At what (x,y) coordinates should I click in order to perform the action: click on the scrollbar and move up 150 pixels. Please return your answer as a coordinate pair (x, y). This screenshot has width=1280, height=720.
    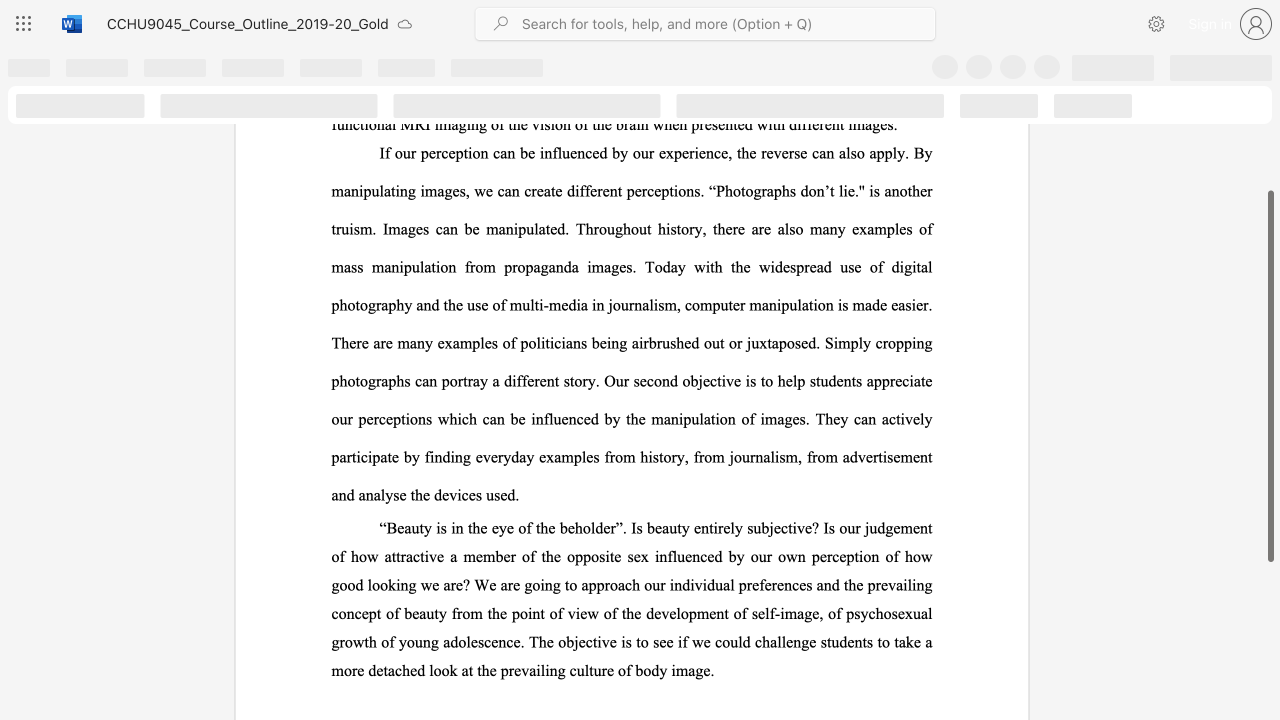
    Looking at the image, I should click on (1269, 376).